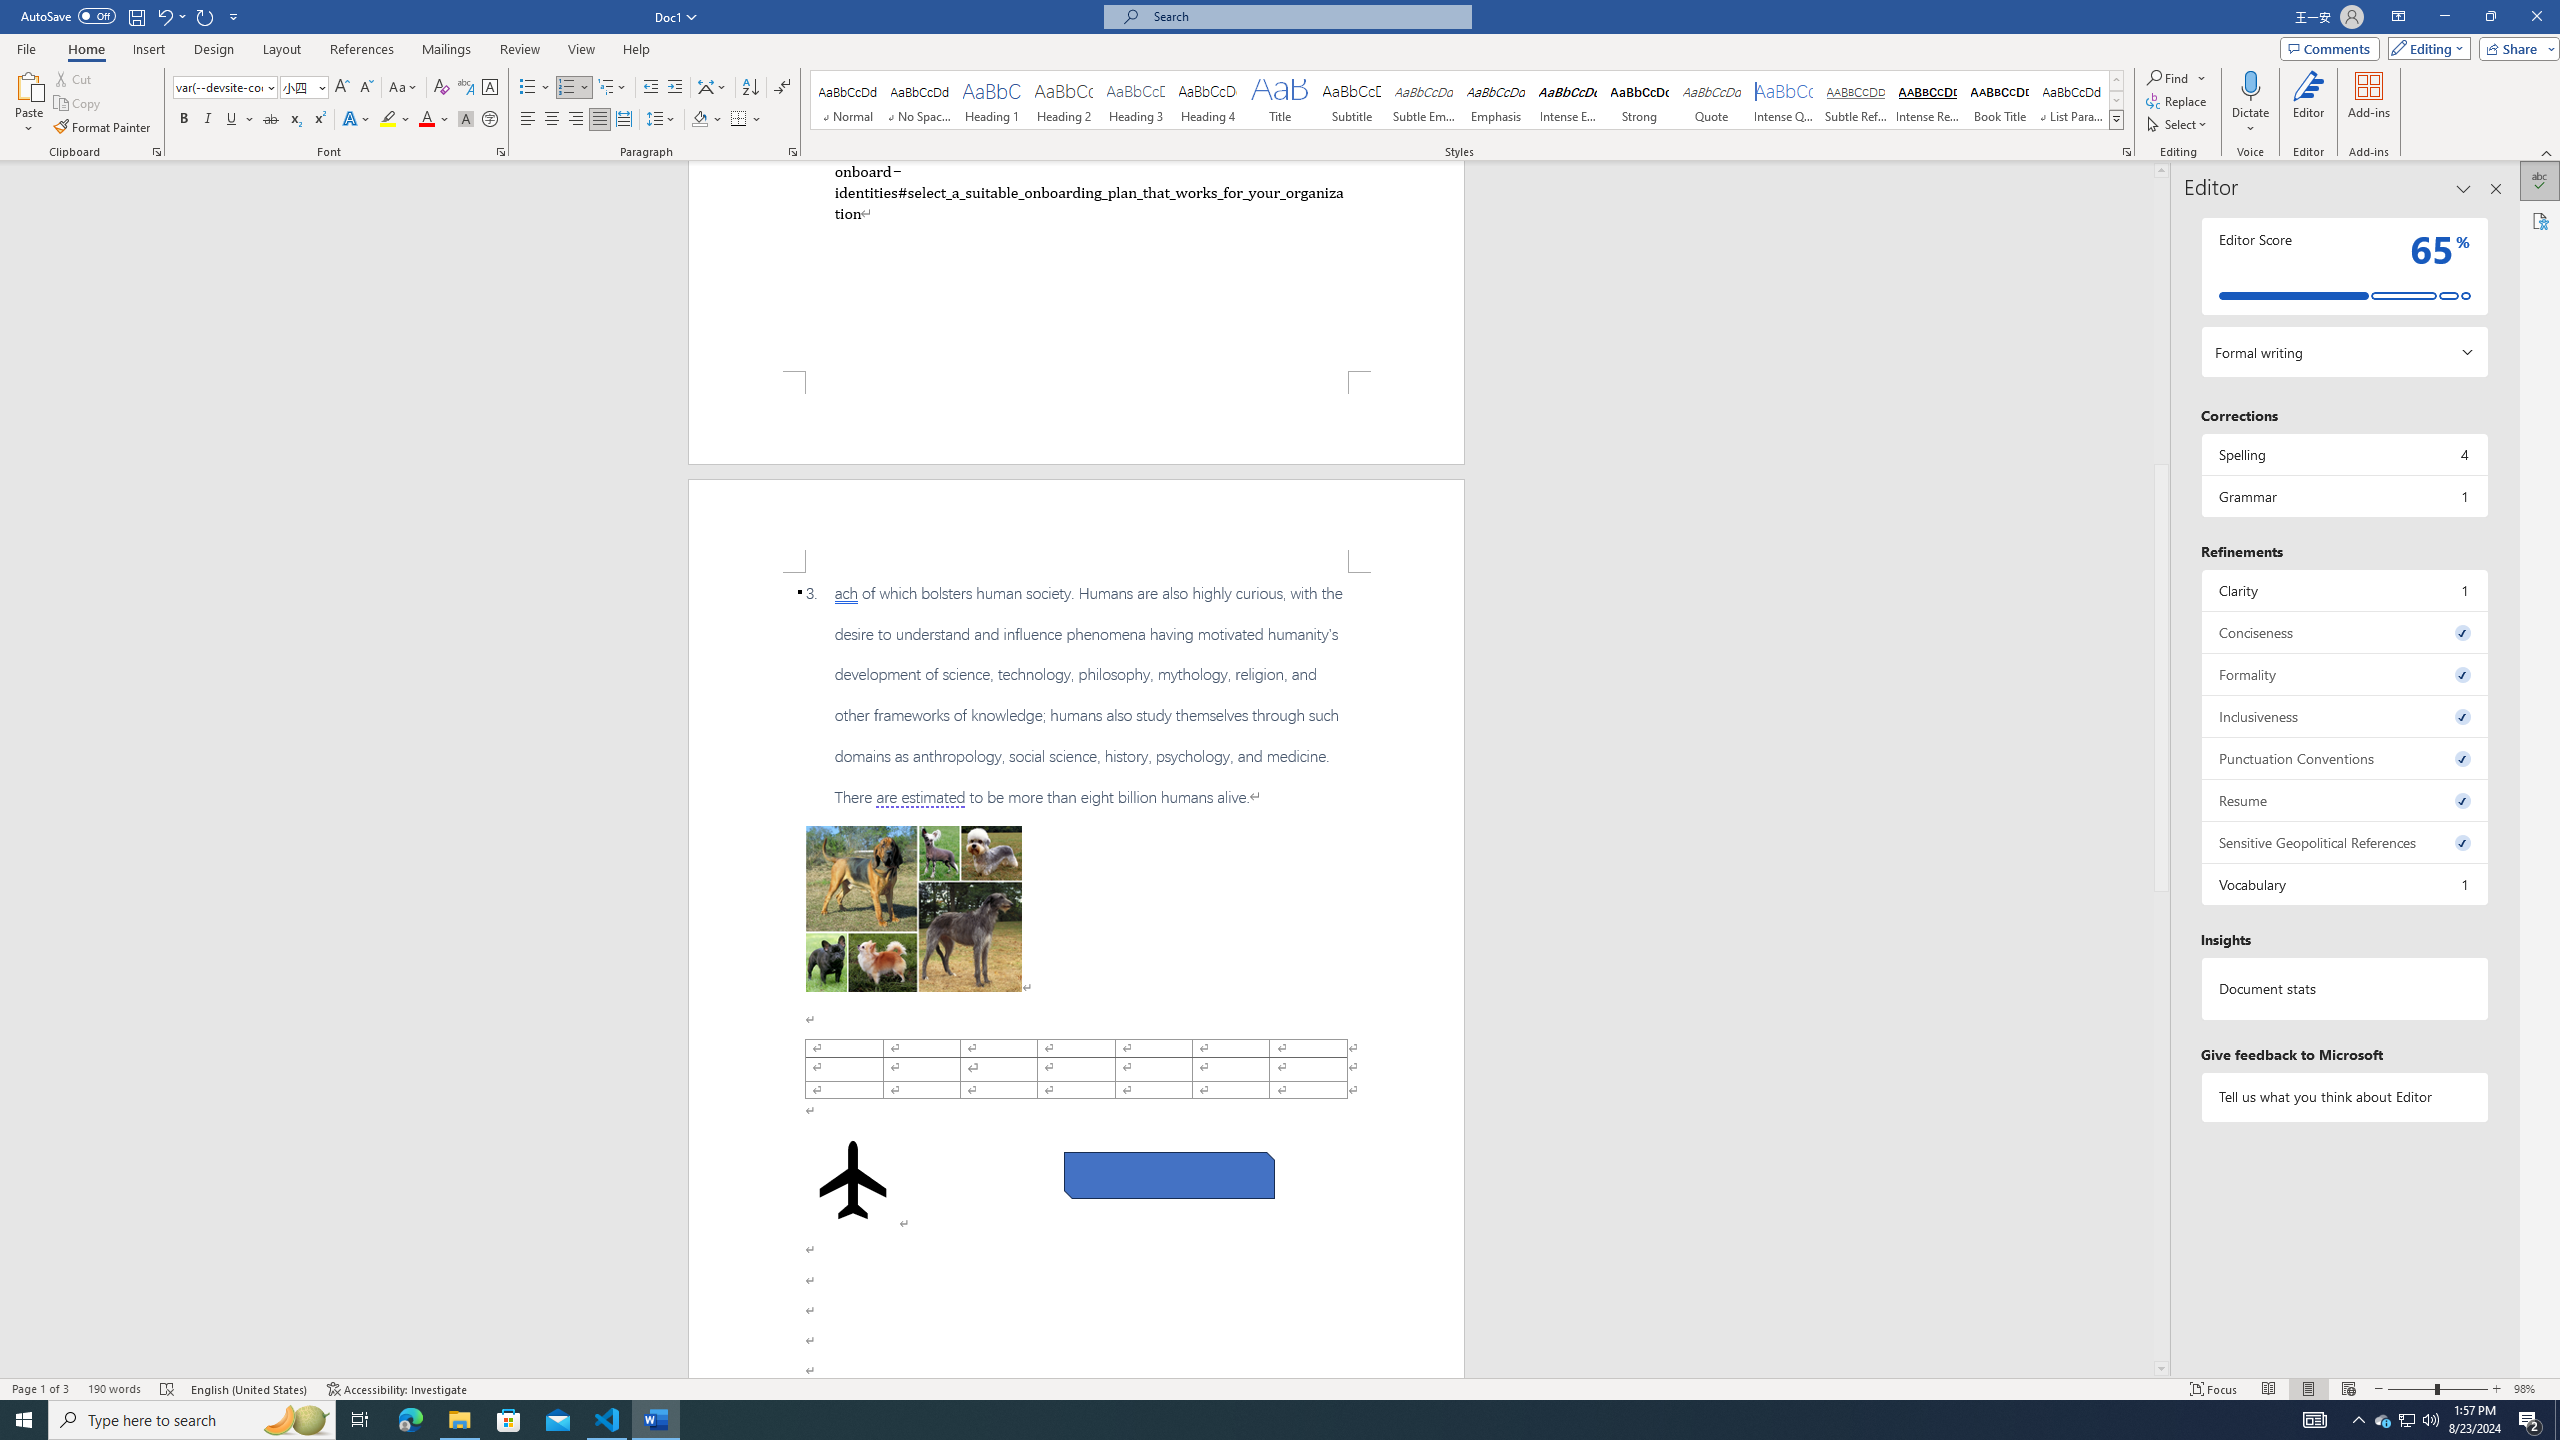 The width and height of the screenshot is (2560, 1440). Describe the element at coordinates (2443, 16) in the screenshot. I see `'Minimize'` at that location.